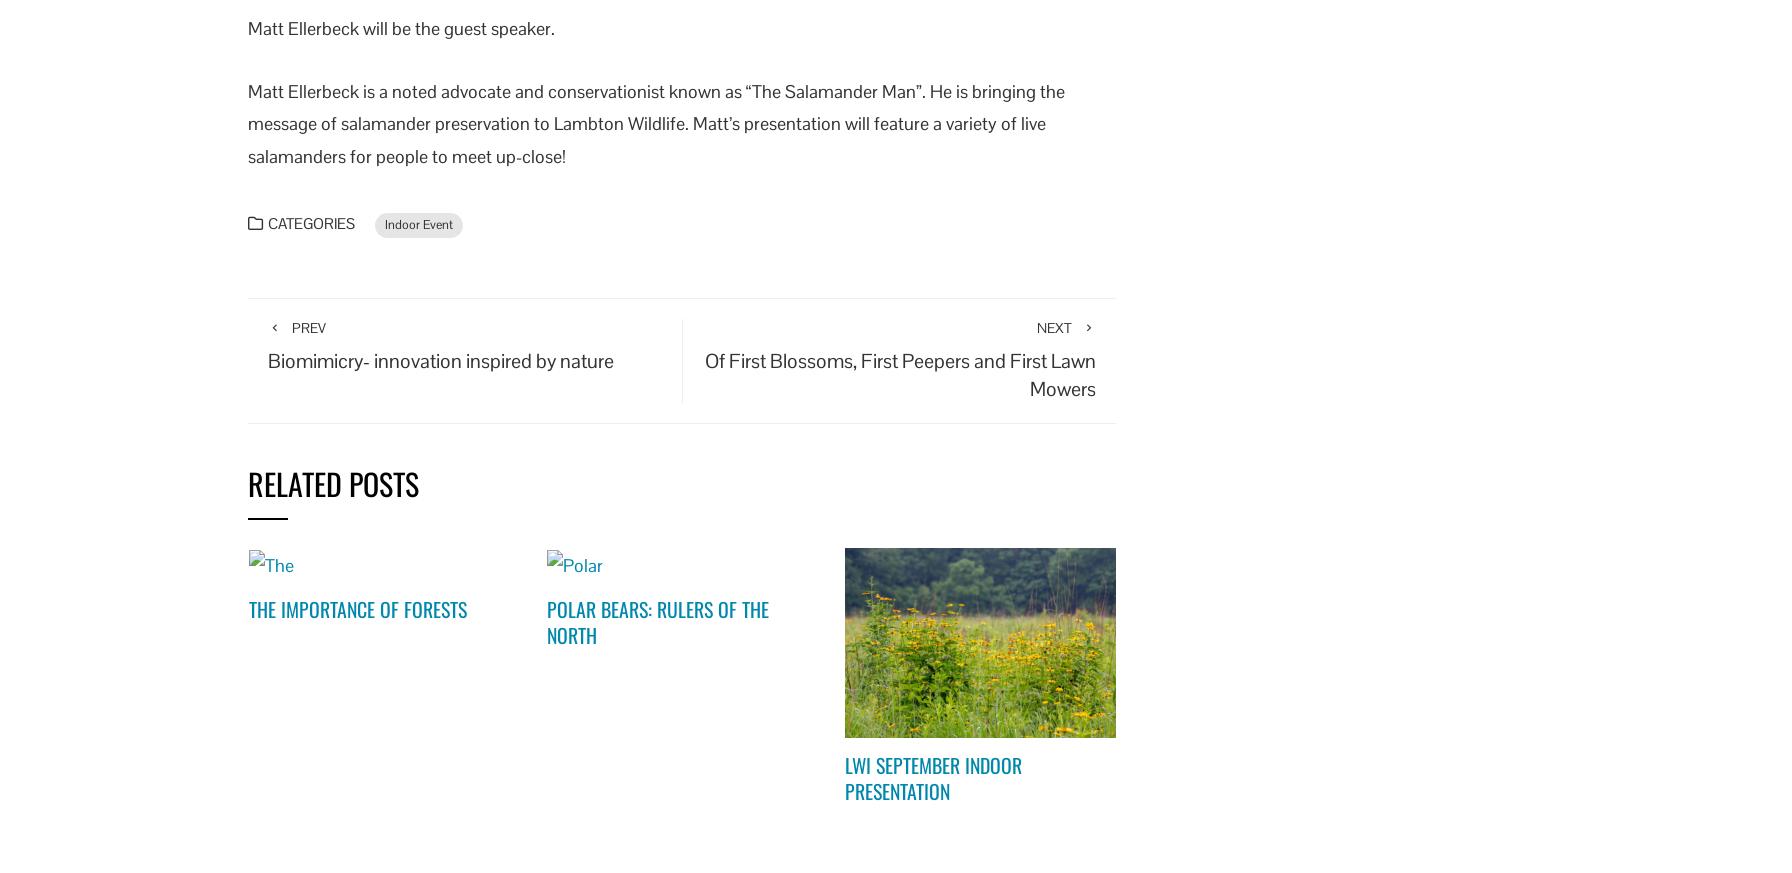  What do you see at coordinates (311, 221) in the screenshot?
I see `'Categories'` at bounding box center [311, 221].